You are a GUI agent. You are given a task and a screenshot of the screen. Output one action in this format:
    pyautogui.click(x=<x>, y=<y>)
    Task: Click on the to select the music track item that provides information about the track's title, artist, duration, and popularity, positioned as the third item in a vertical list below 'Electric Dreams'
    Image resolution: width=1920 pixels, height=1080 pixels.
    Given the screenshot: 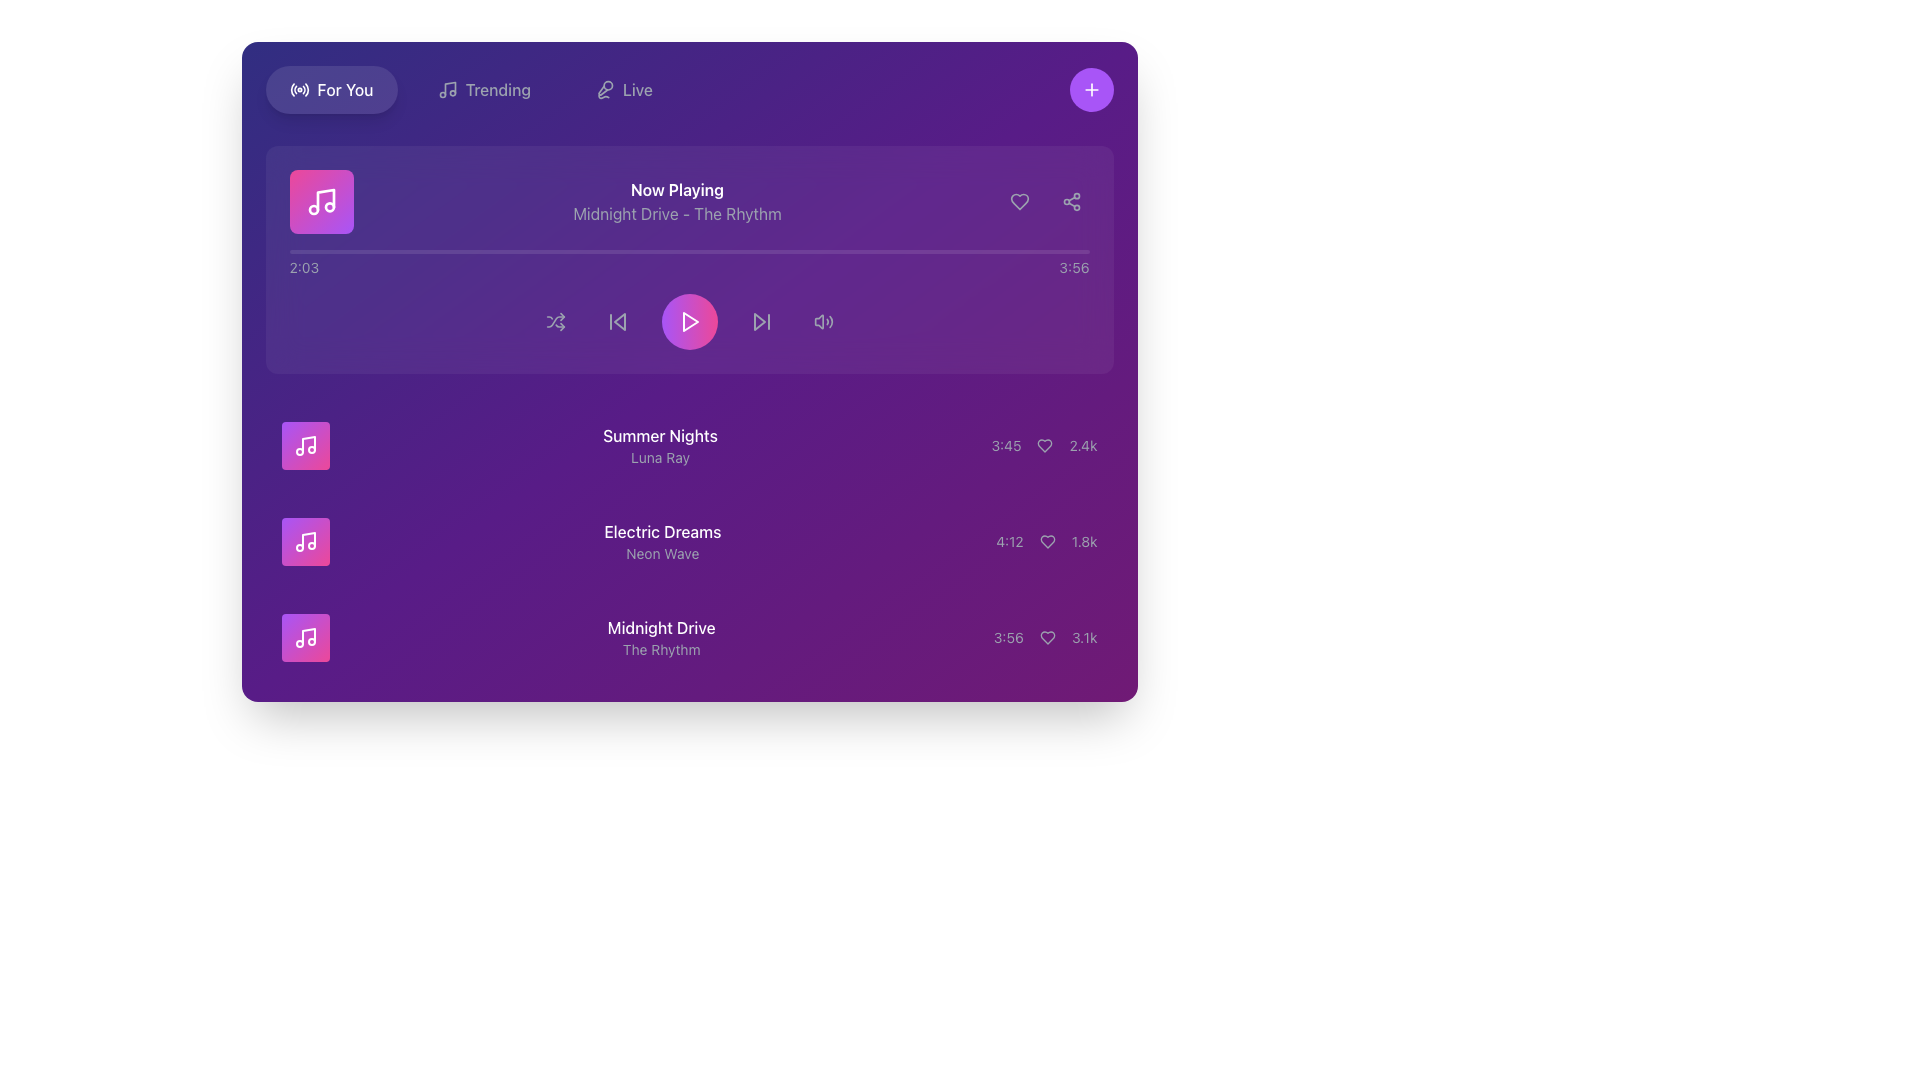 What is the action you would take?
    pyautogui.click(x=689, y=637)
    